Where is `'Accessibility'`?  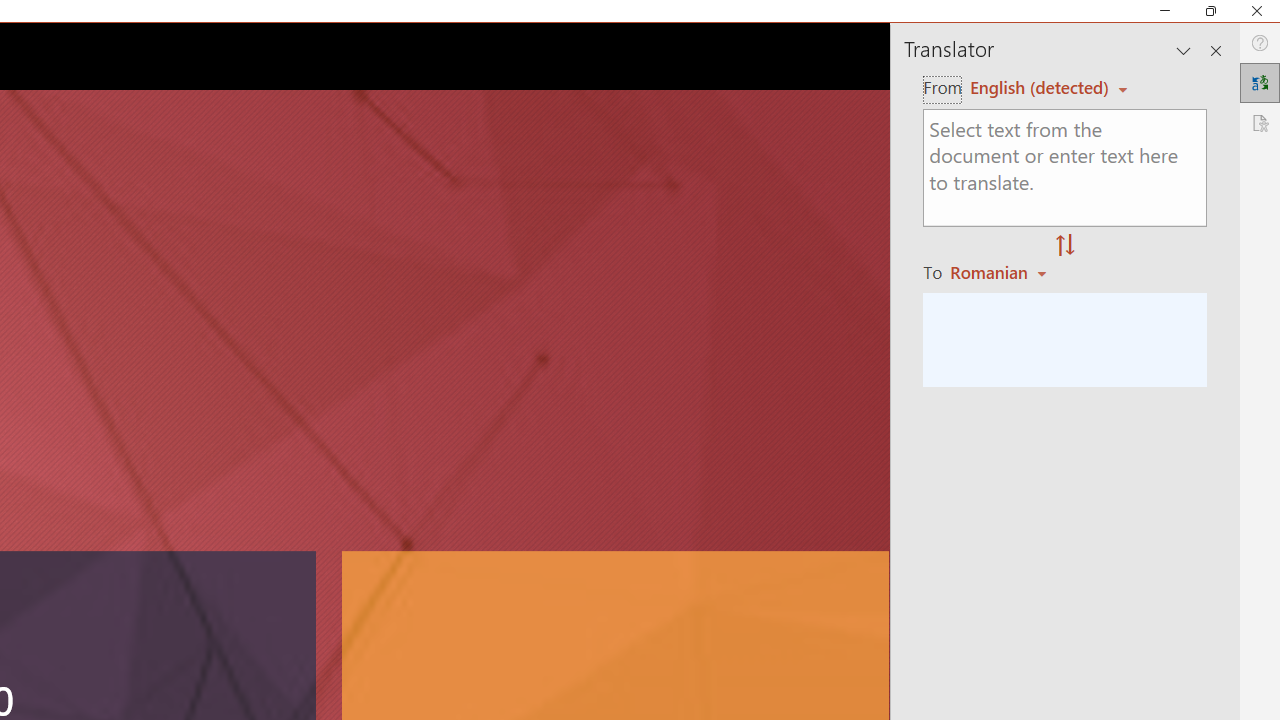
'Accessibility' is located at coordinates (1259, 123).